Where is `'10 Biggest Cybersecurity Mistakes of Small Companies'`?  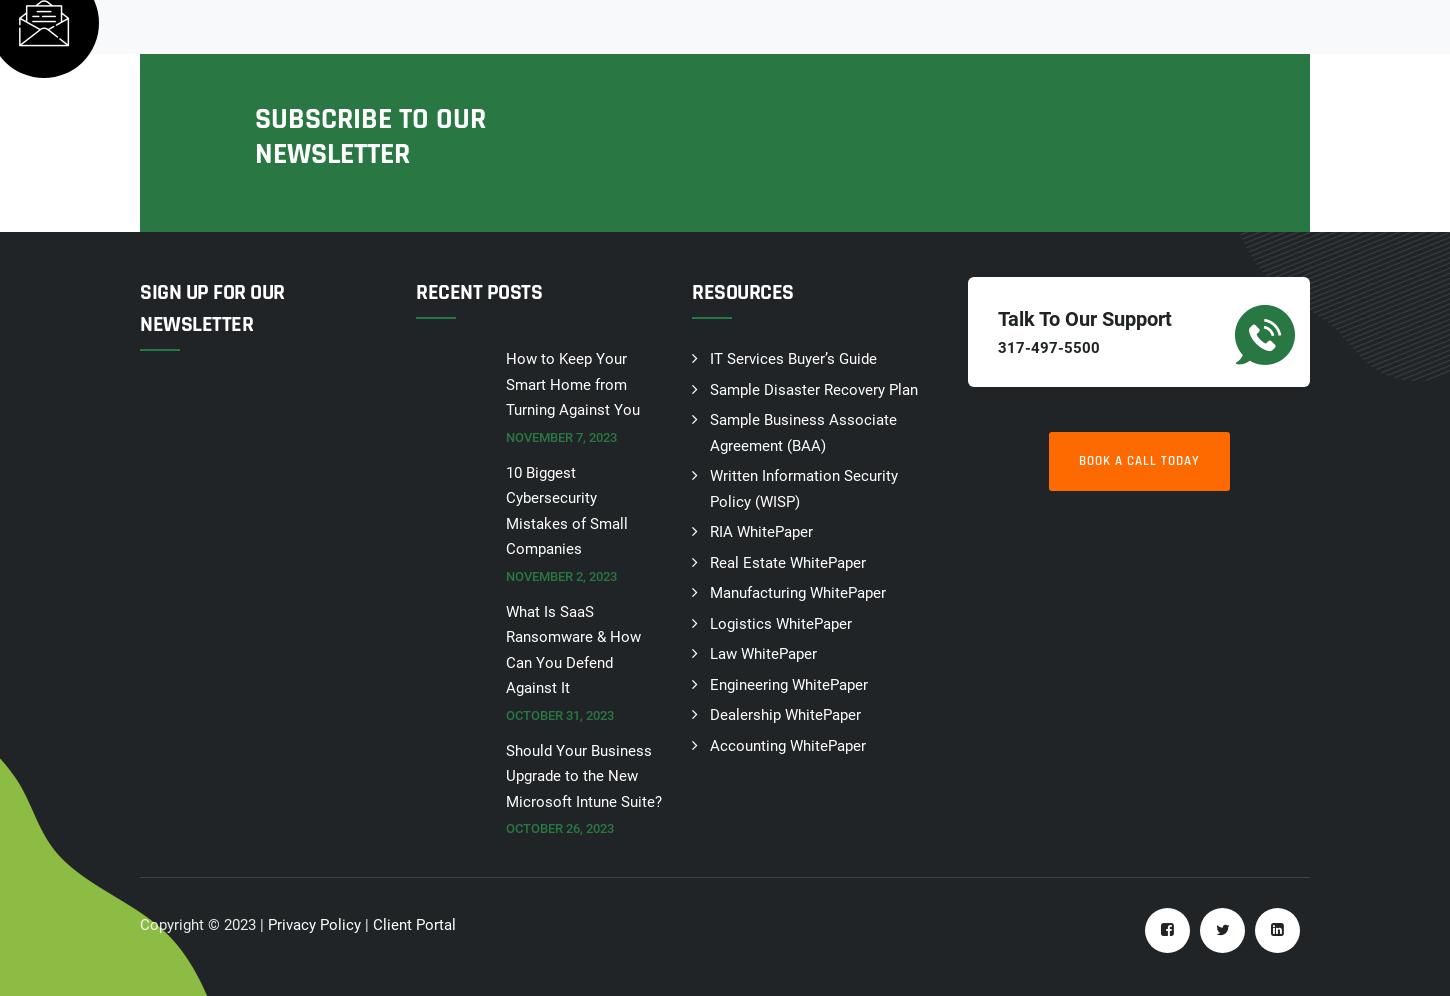
'10 Biggest Cybersecurity Mistakes of Small Companies' is located at coordinates (566, 510).